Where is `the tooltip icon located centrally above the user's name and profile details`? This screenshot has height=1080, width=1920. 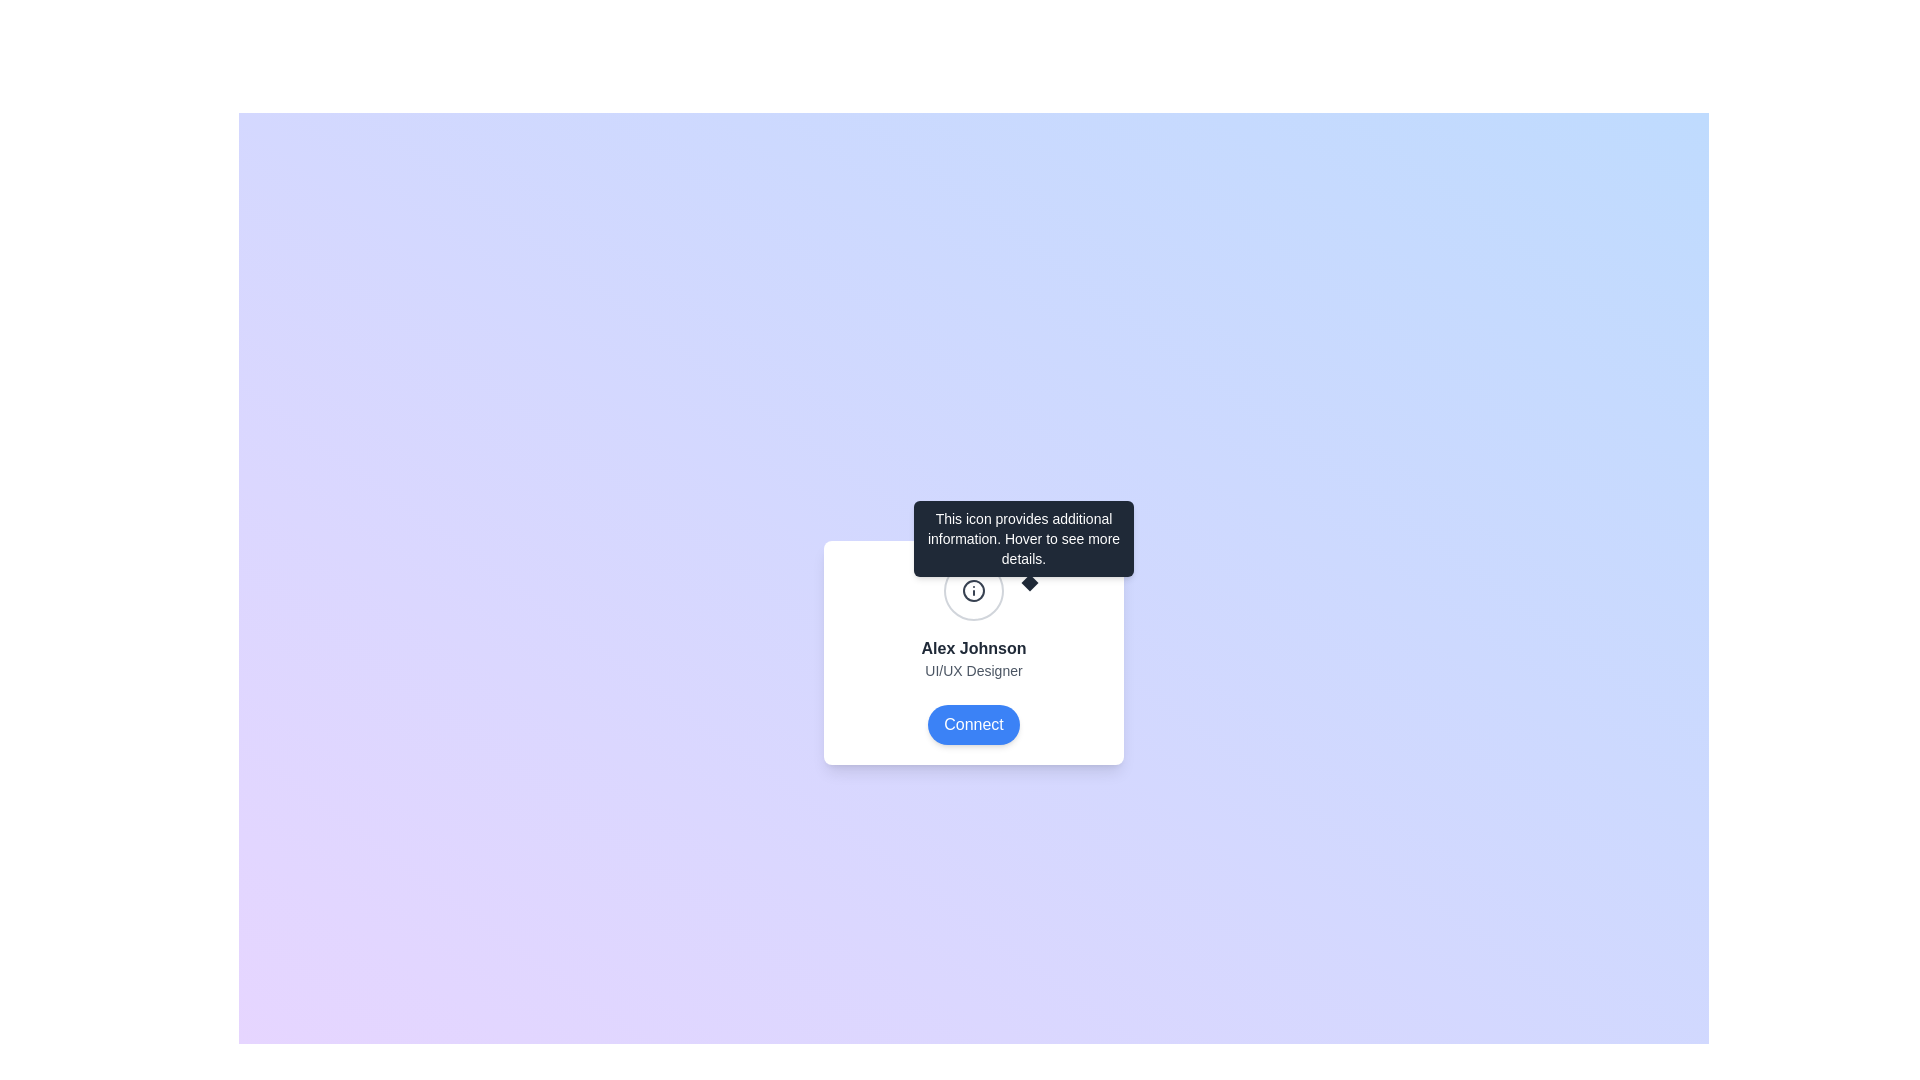
the tooltip icon located centrally above the user's name and profile details is located at coordinates (974, 589).